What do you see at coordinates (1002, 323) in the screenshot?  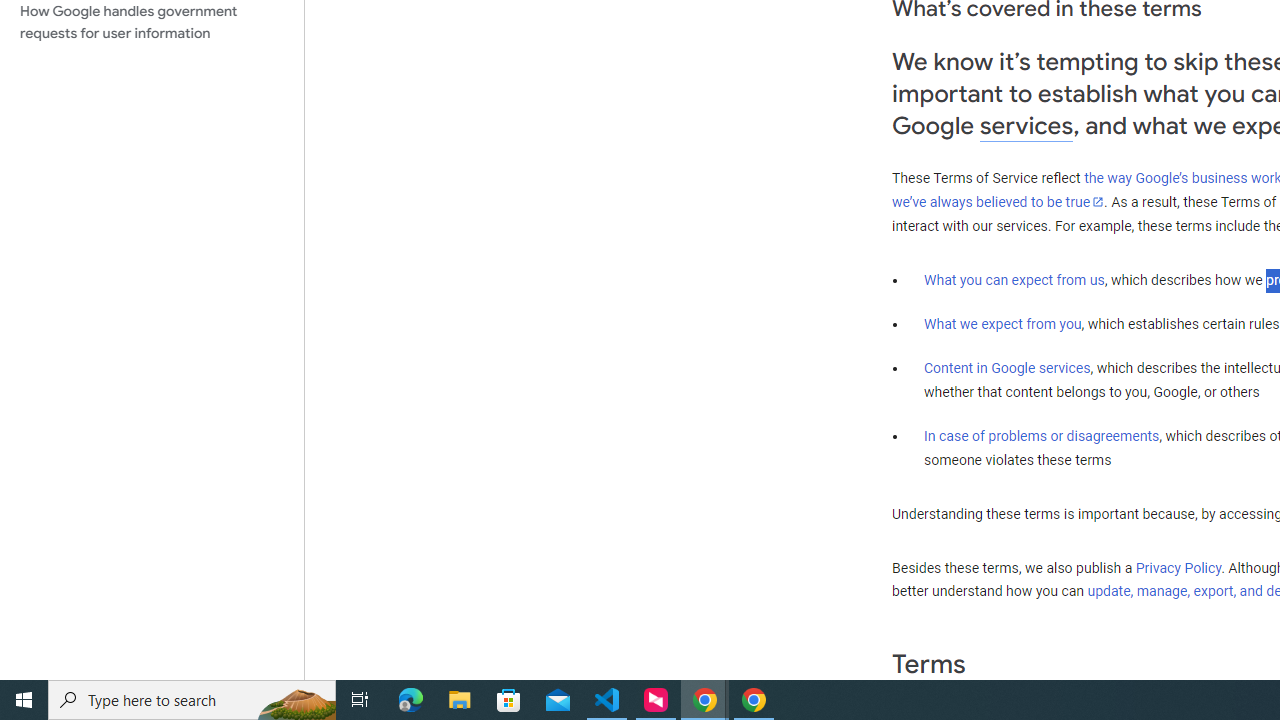 I see `'What we expect from you'` at bounding box center [1002, 323].